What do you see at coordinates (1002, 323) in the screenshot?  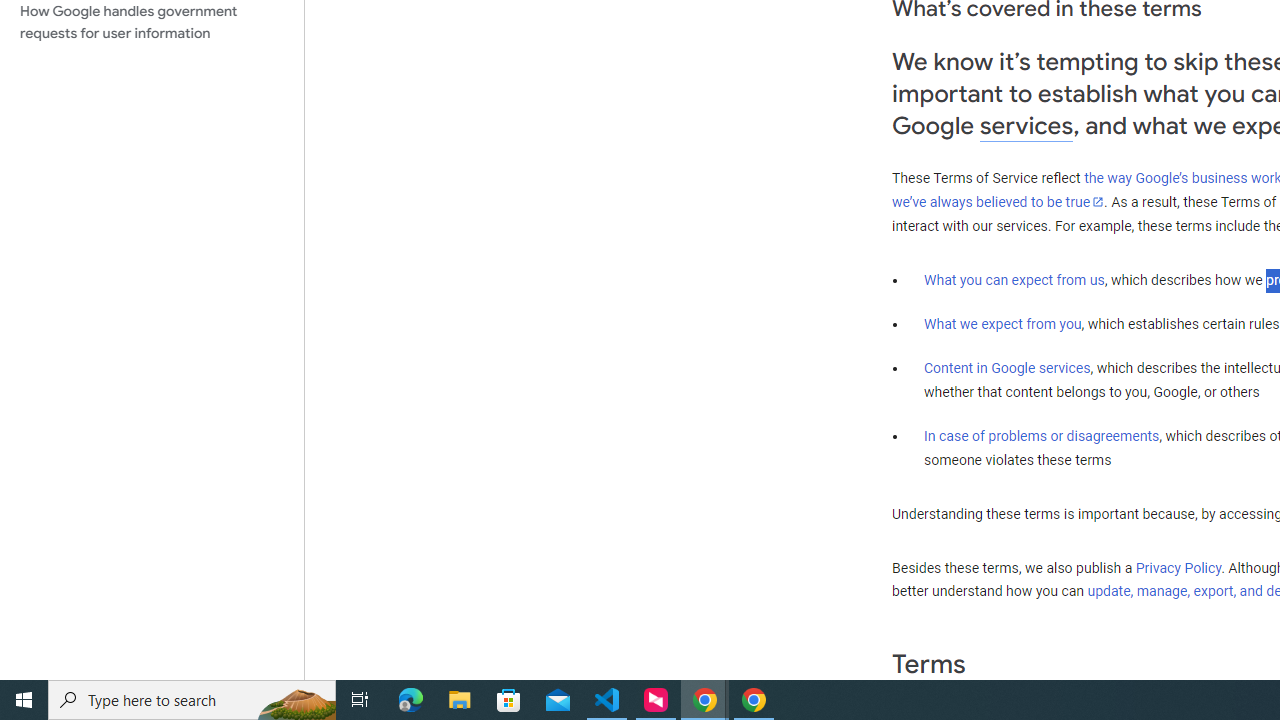 I see `'What we expect from you'` at bounding box center [1002, 323].